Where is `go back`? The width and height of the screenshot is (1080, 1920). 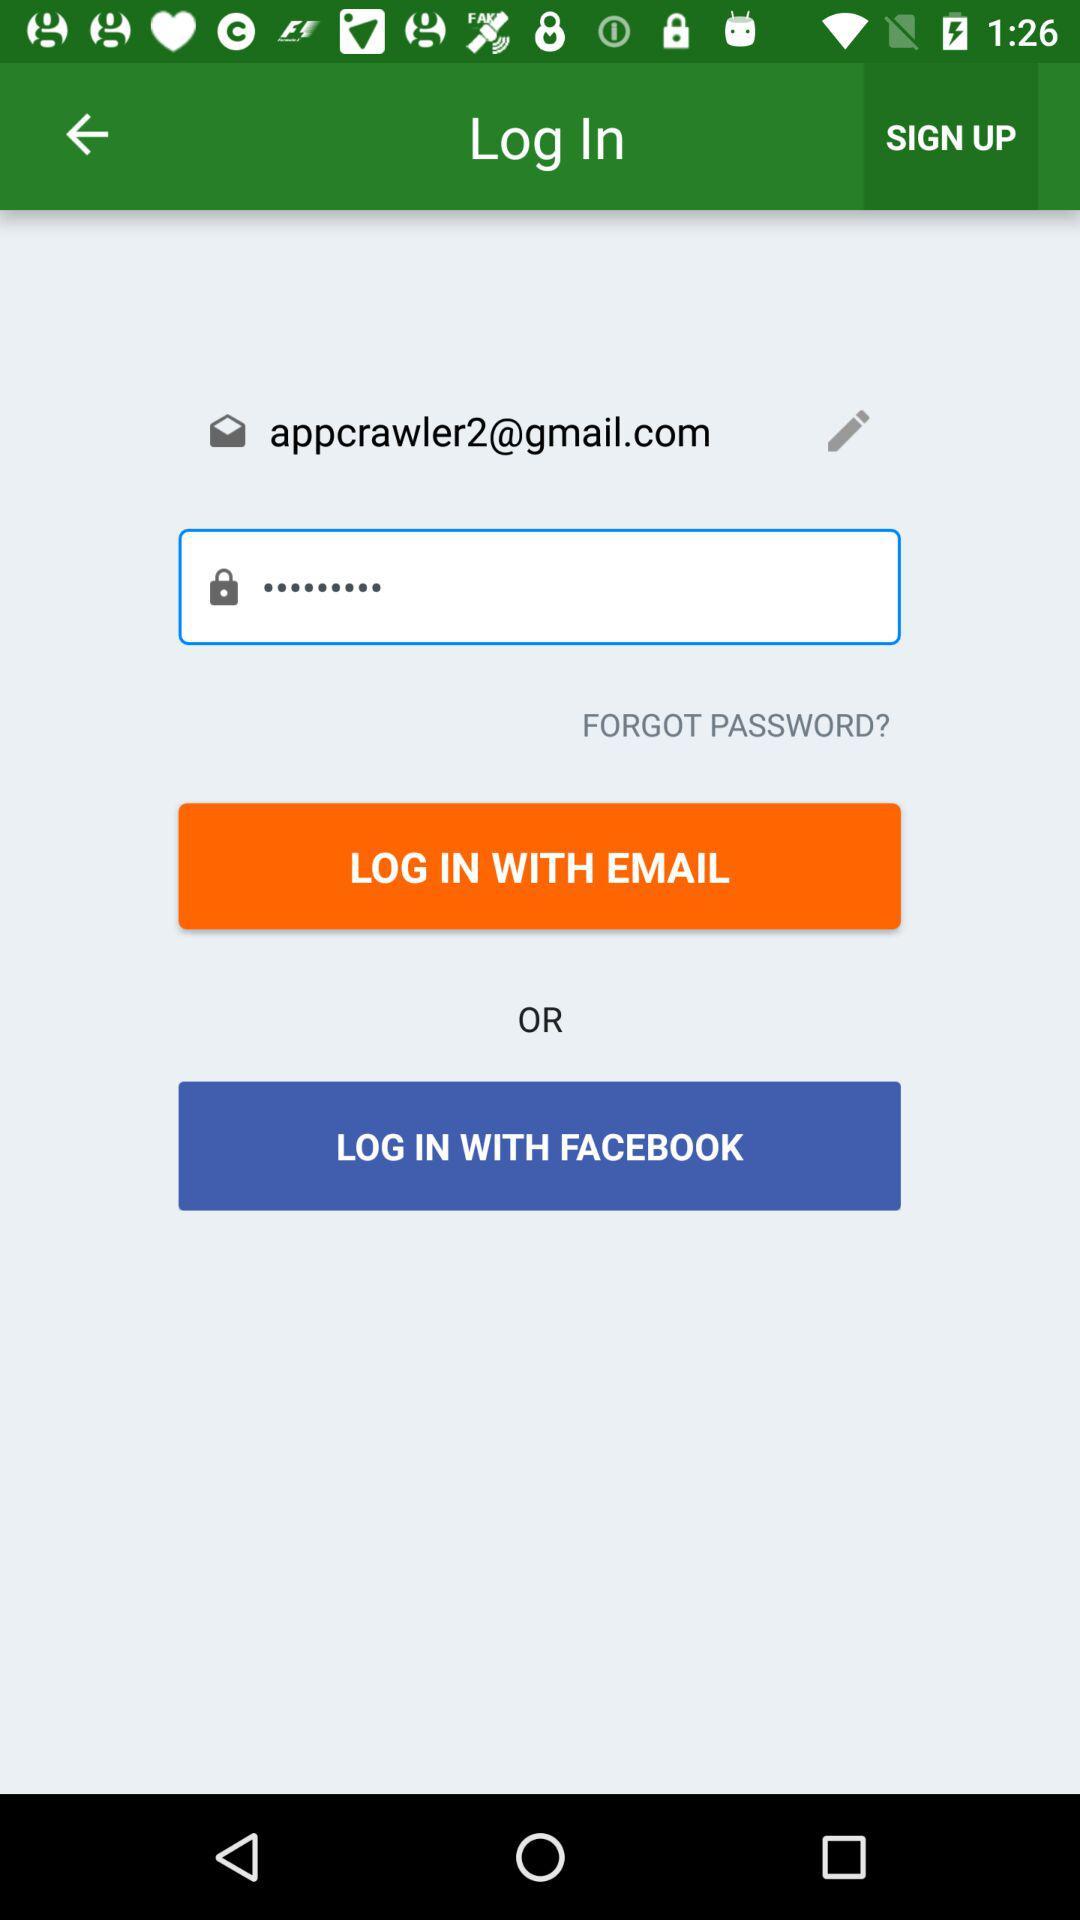
go back is located at coordinates (113, 133).